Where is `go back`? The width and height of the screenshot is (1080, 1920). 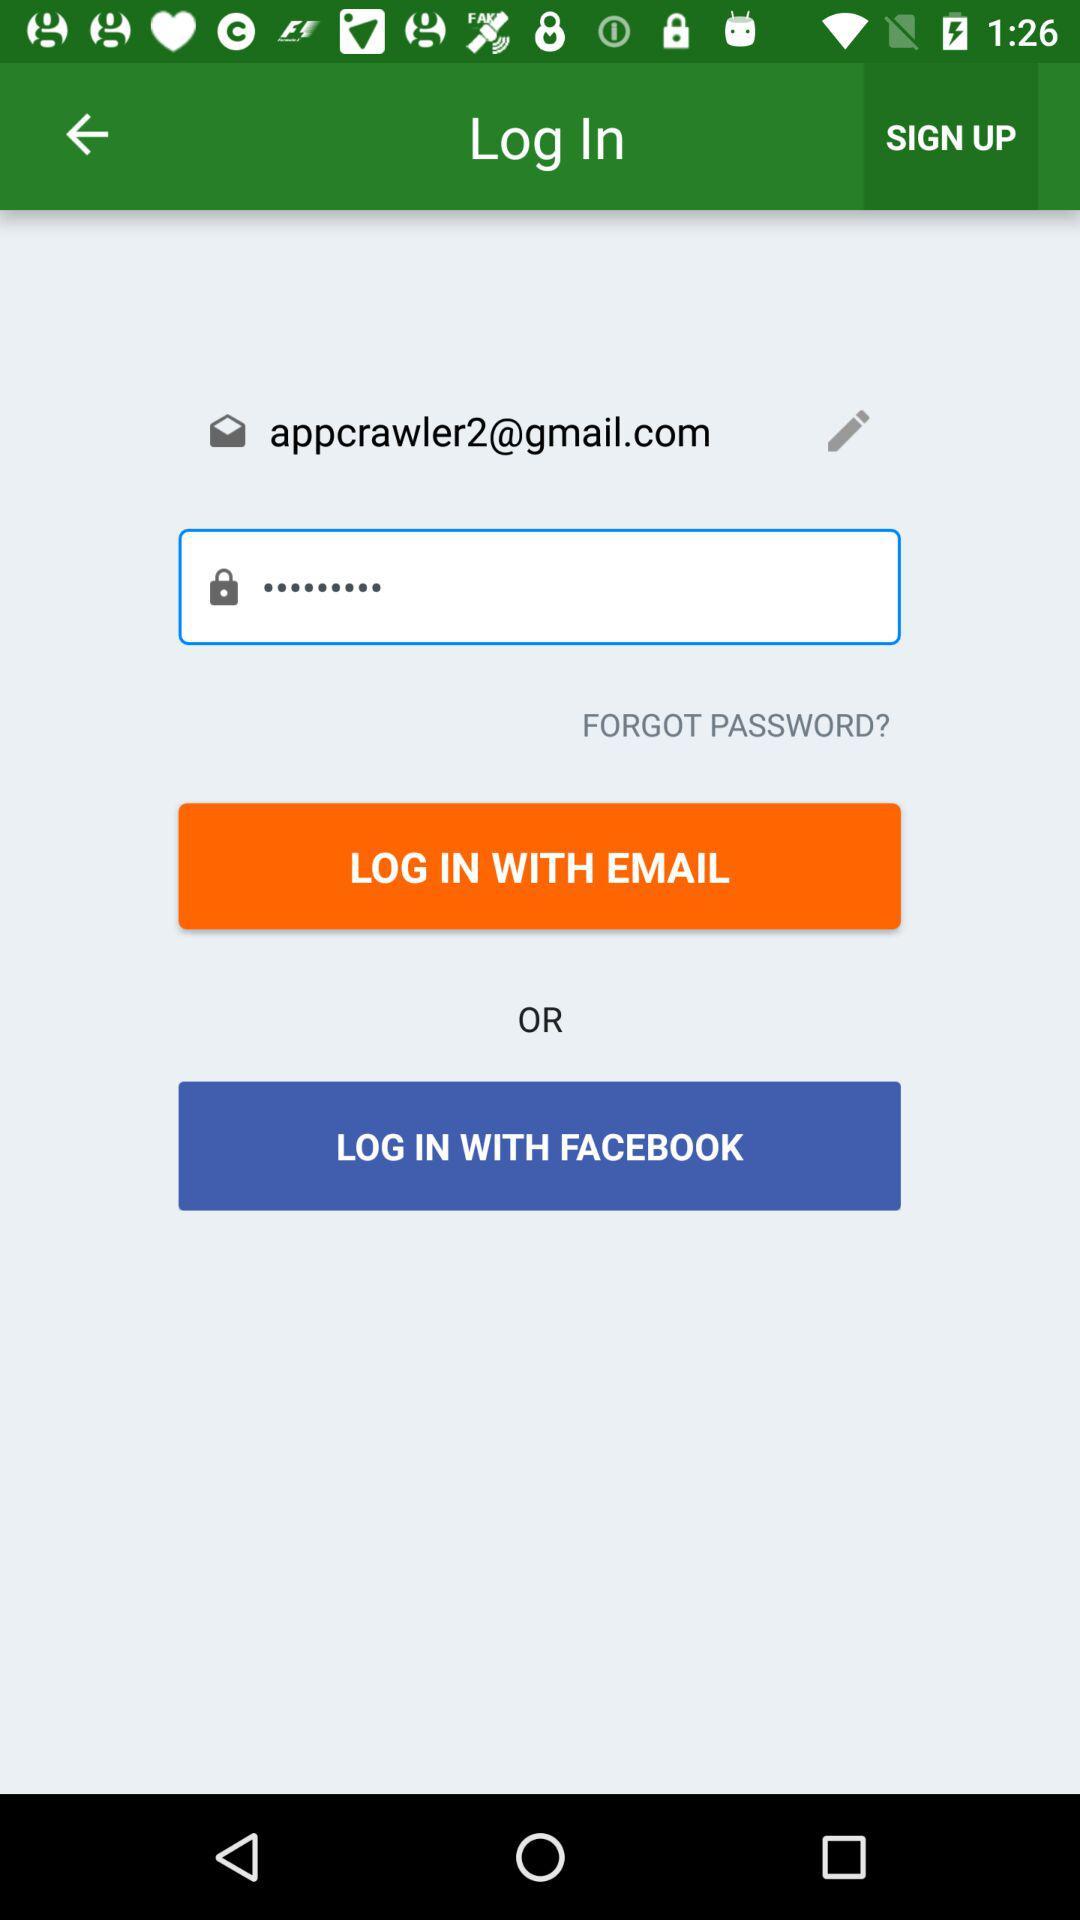
go back is located at coordinates (113, 133).